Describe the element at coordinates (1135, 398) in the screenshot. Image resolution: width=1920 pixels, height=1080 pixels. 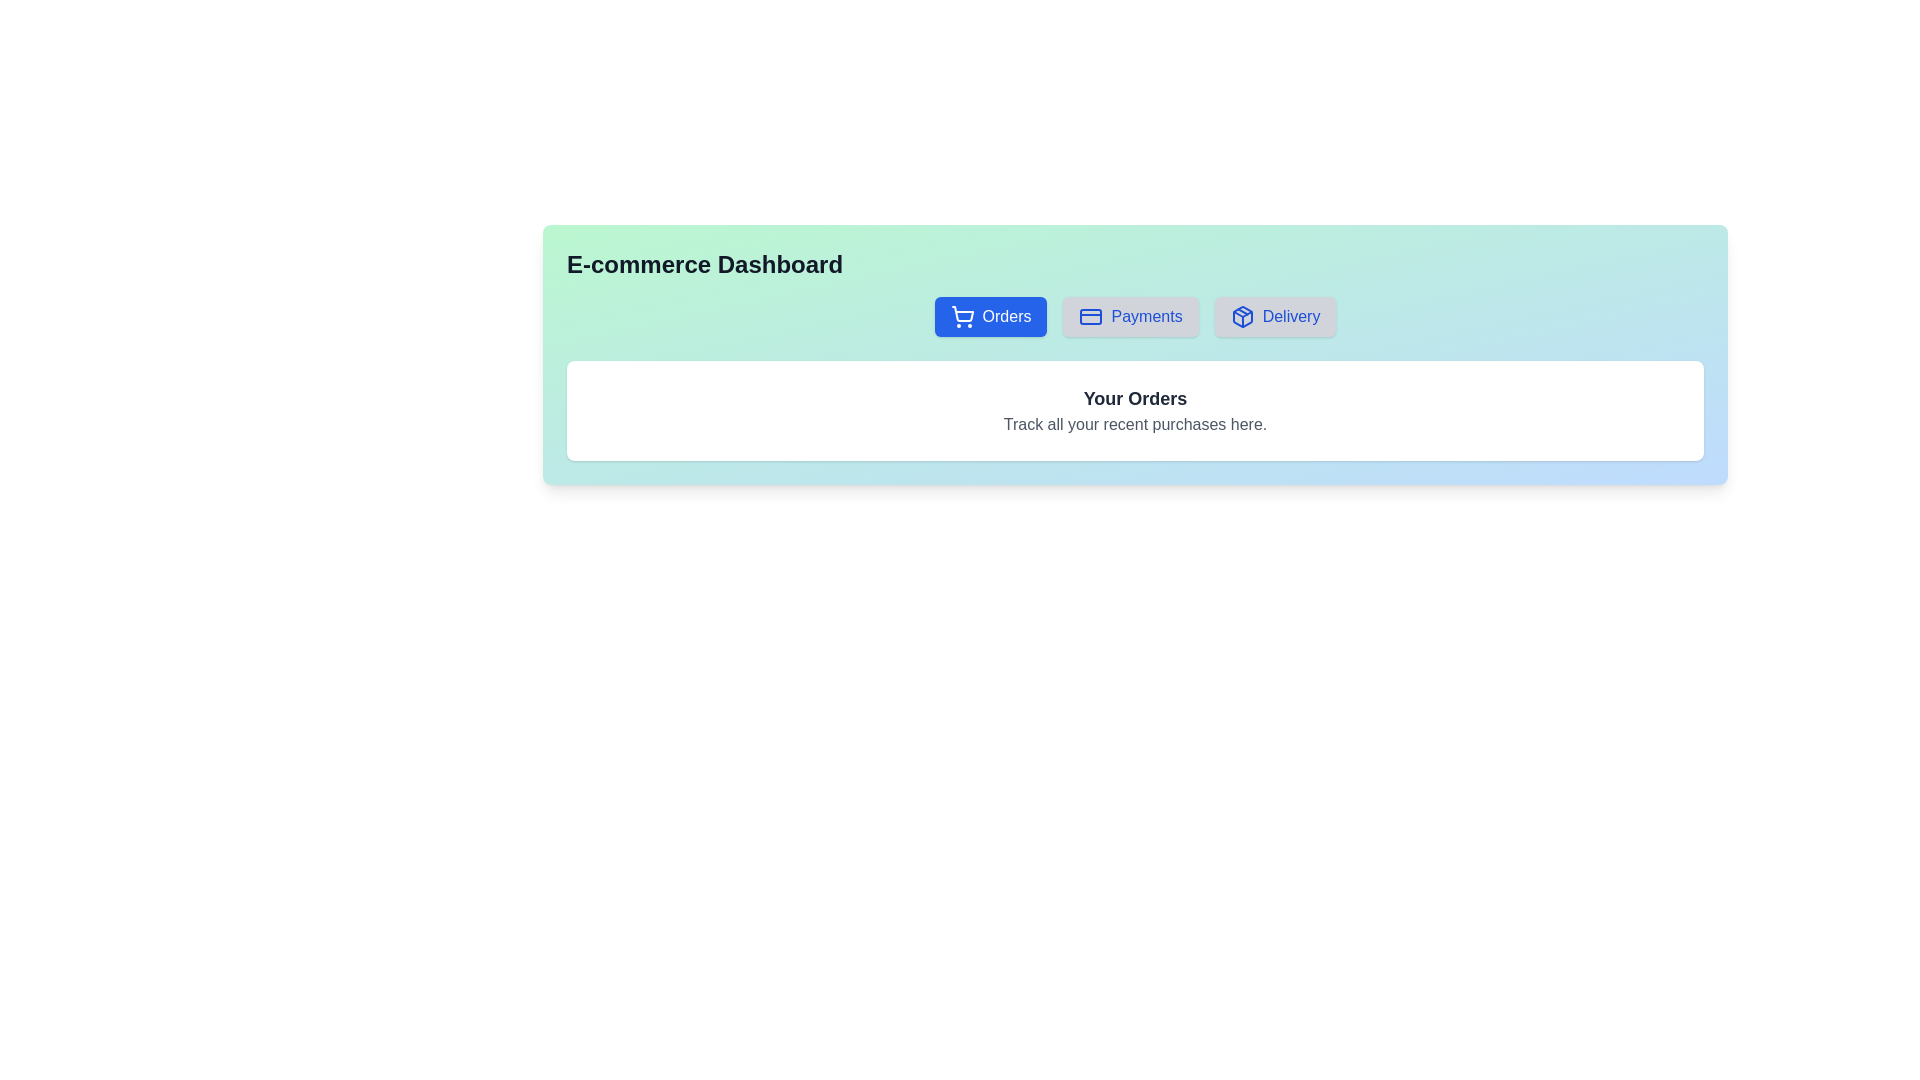
I see `the text label 'Your Orders', which is styled in bold black font and located in the middle of a white card-like section on the dashboard, just below the header buttons for 'Orders', 'Payments', and 'Delivery'` at that location.